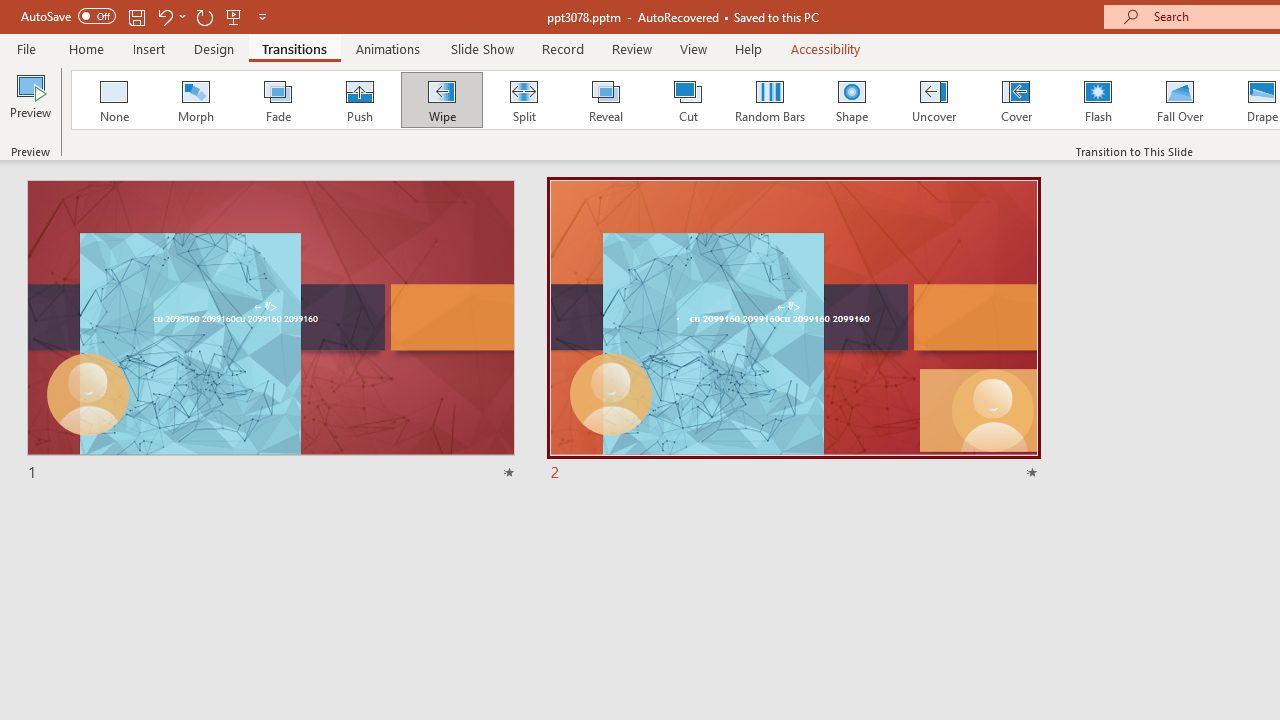 The height and width of the screenshot is (720, 1280). I want to click on 'Push', so click(359, 100).